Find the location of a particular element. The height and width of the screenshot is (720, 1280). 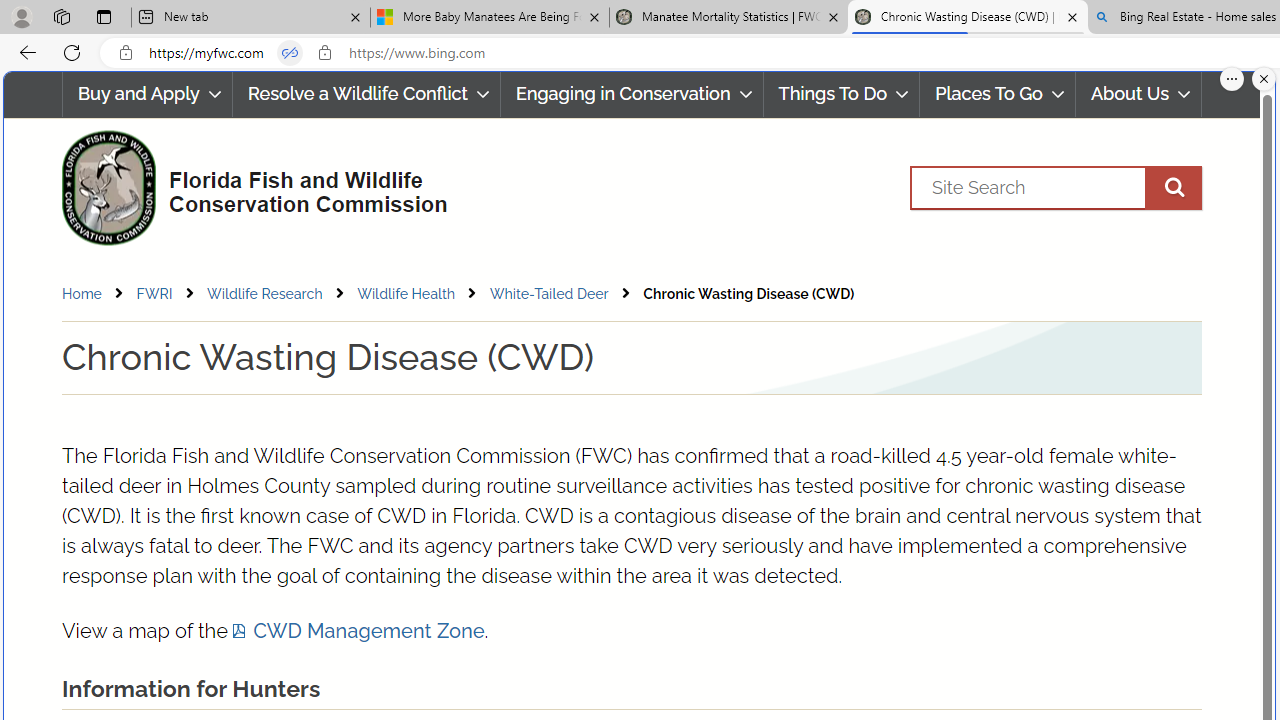

'White-Tailed Deer' is located at coordinates (563, 293).